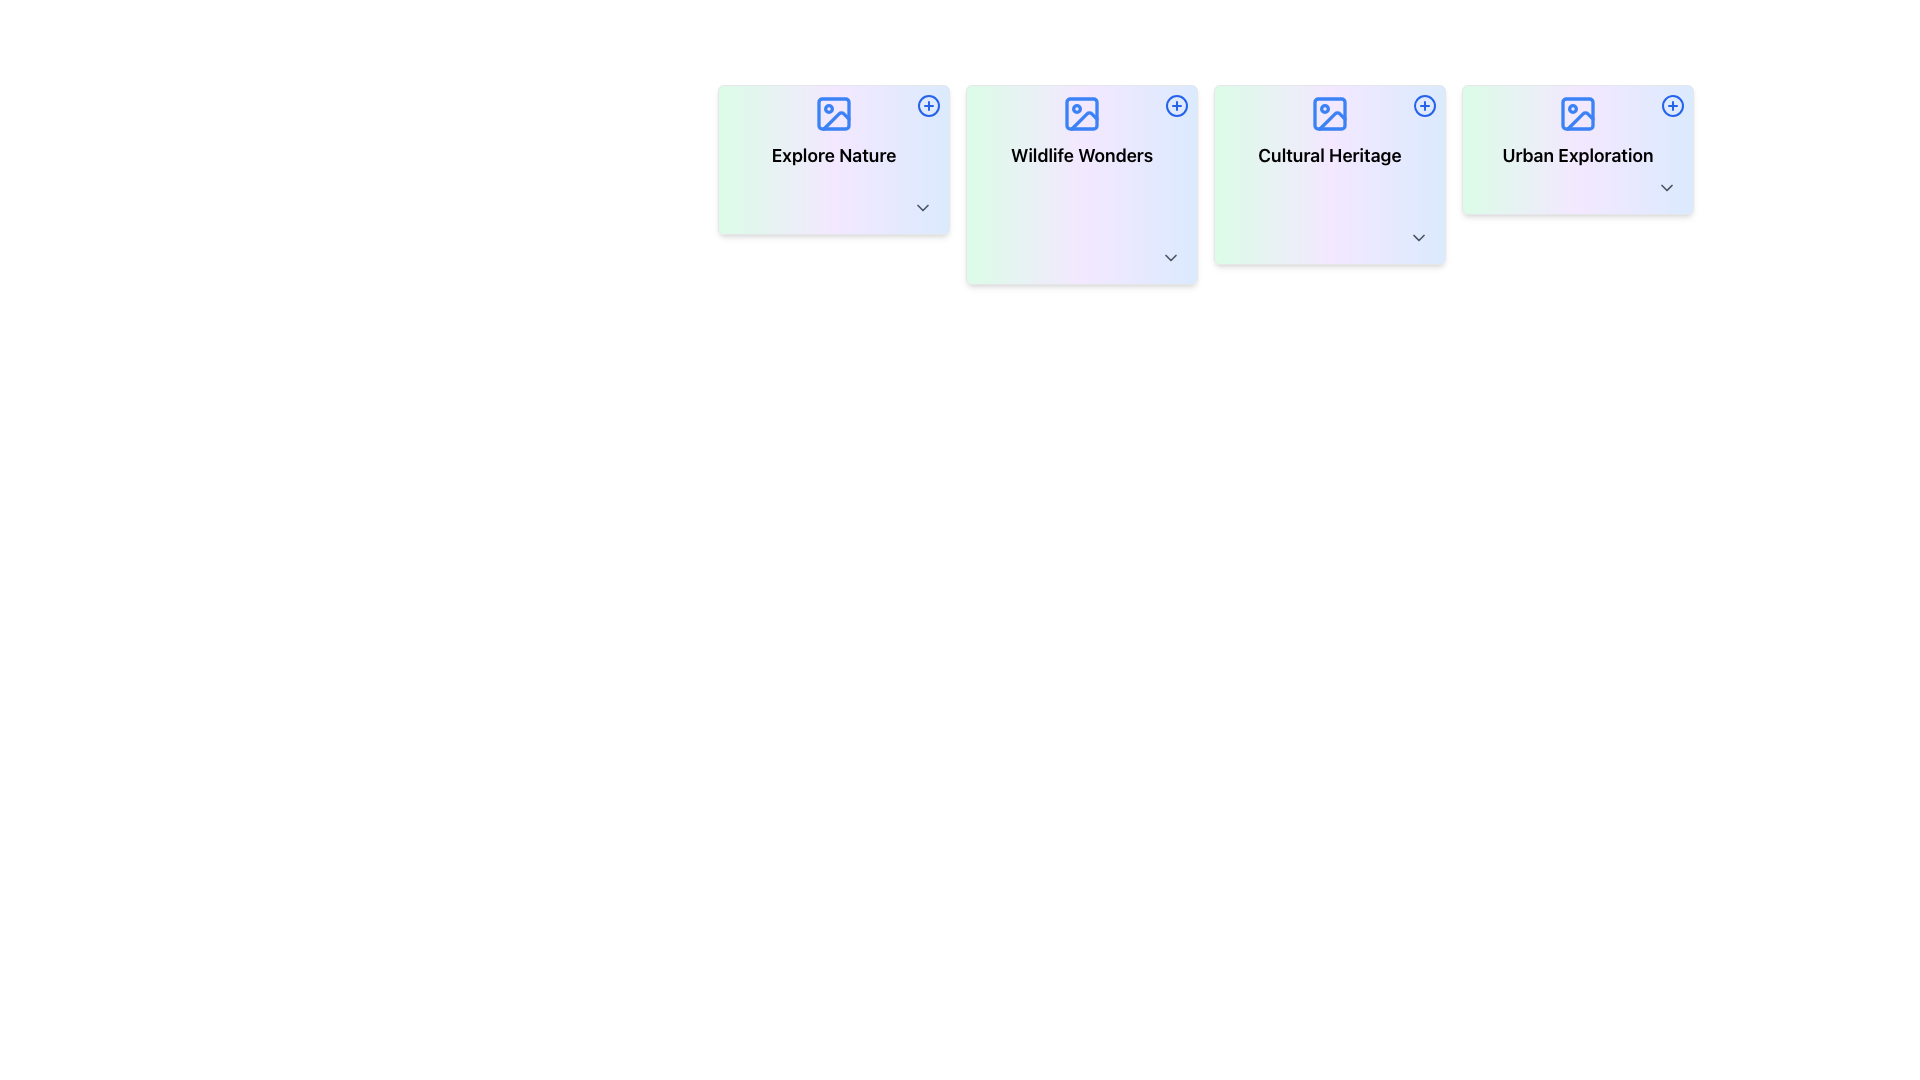 This screenshot has height=1080, width=1920. What do you see at coordinates (1577, 114) in the screenshot?
I see `the blue icon resembling a minimalist image or landscape depiction located at the top-center of the 'Urban Exploration' card` at bounding box center [1577, 114].